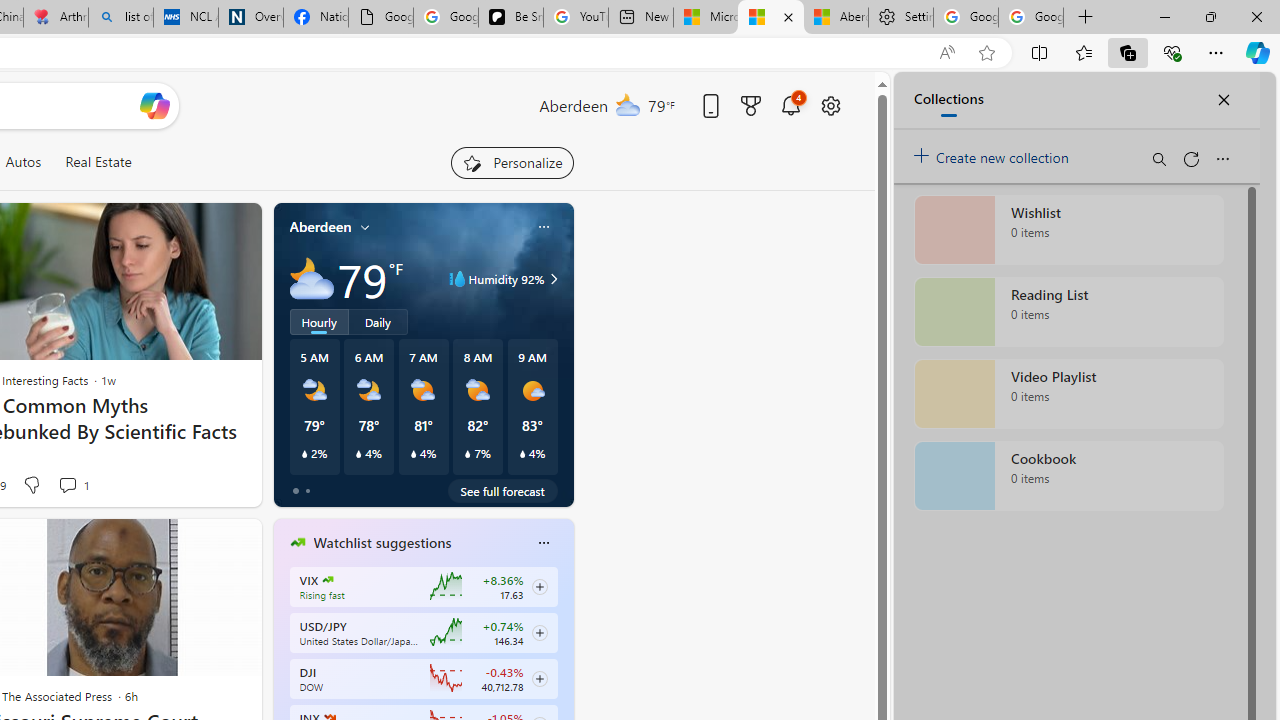 This screenshot has width=1280, height=720. I want to click on 'CBOE Market Volatility Index', so click(328, 579).